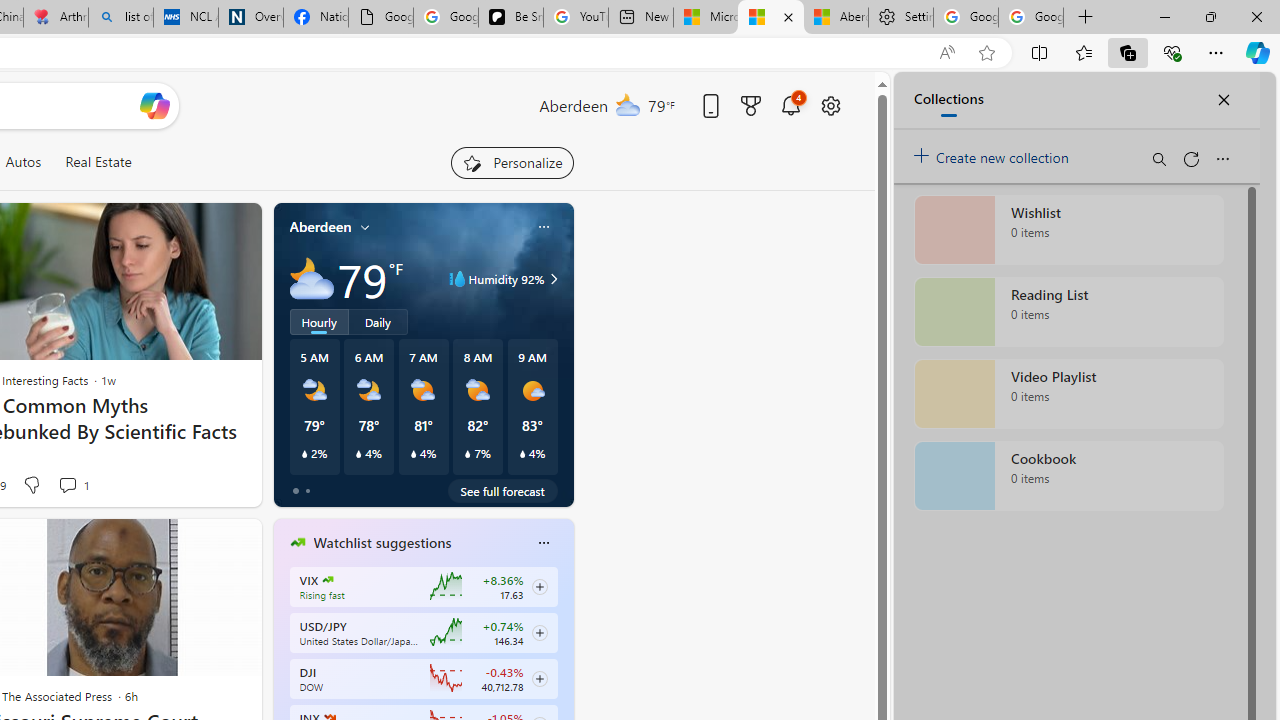 This screenshot has width=1280, height=720. I want to click on 'CBOE Market Volatility Index', so click(328, 579).